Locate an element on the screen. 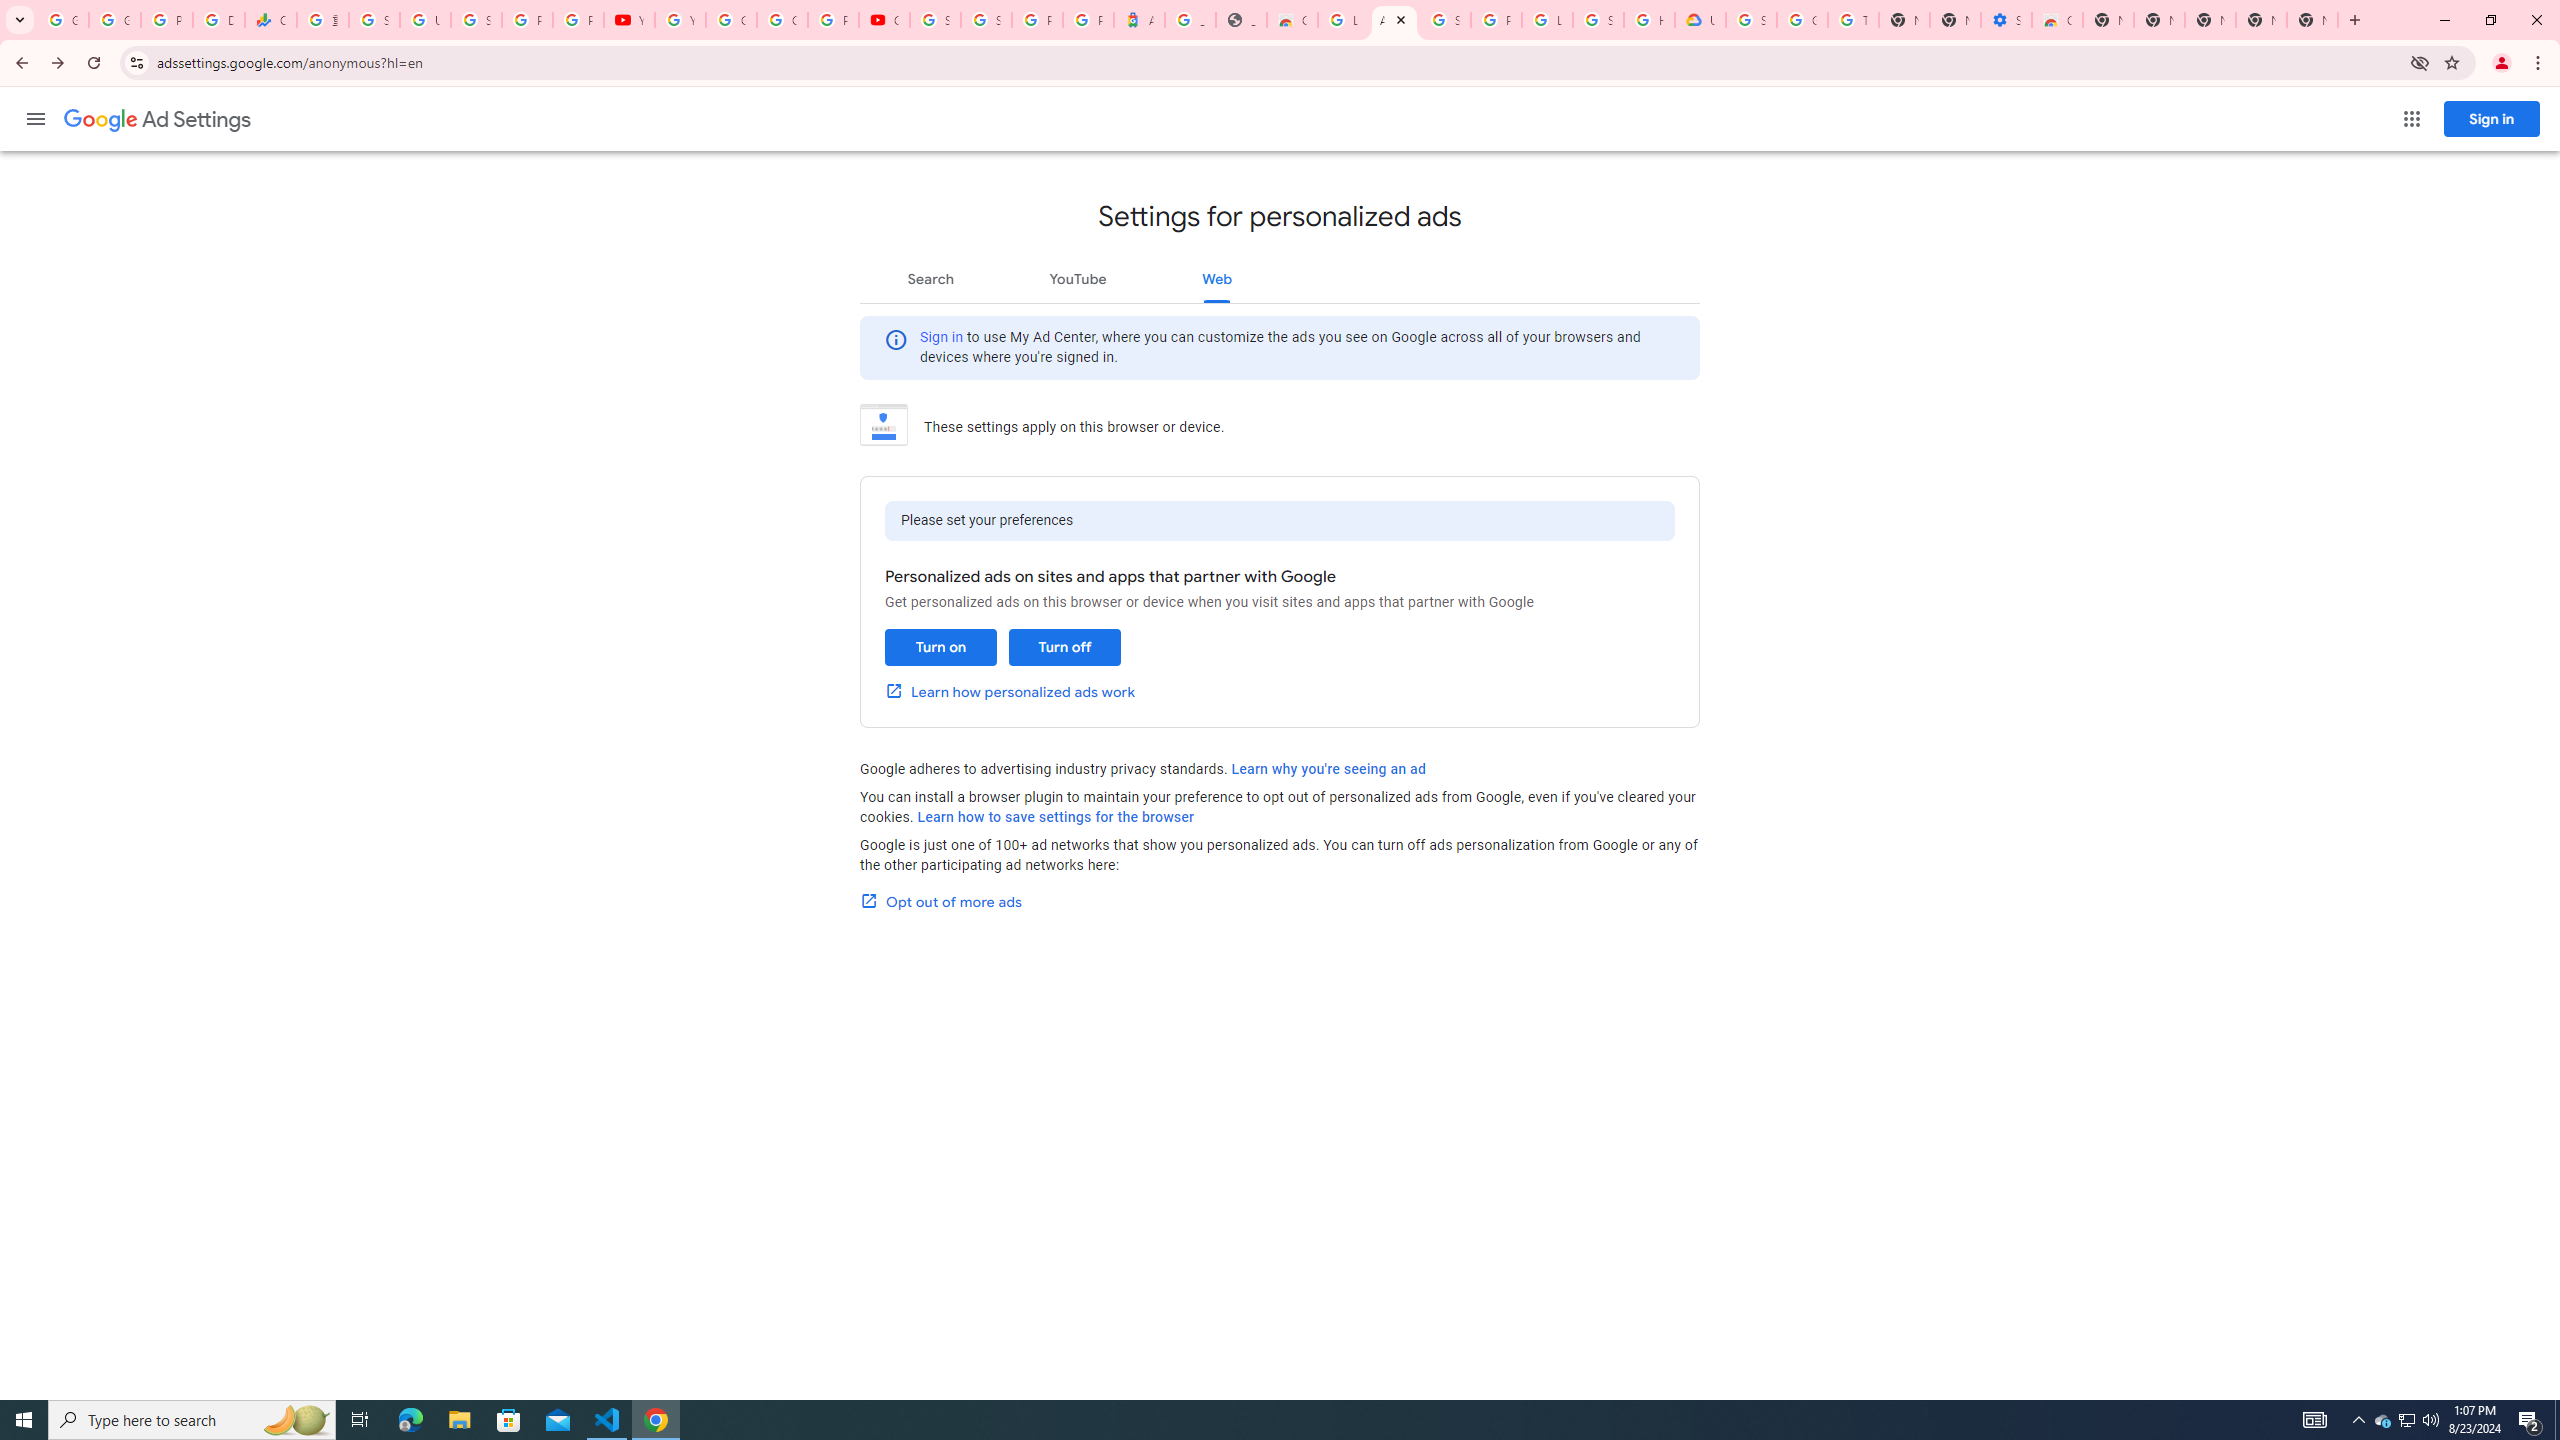 The height and width of the screenshot is (1440, 2560). 'Google Account Help' is located at coordinates (1802, 19).